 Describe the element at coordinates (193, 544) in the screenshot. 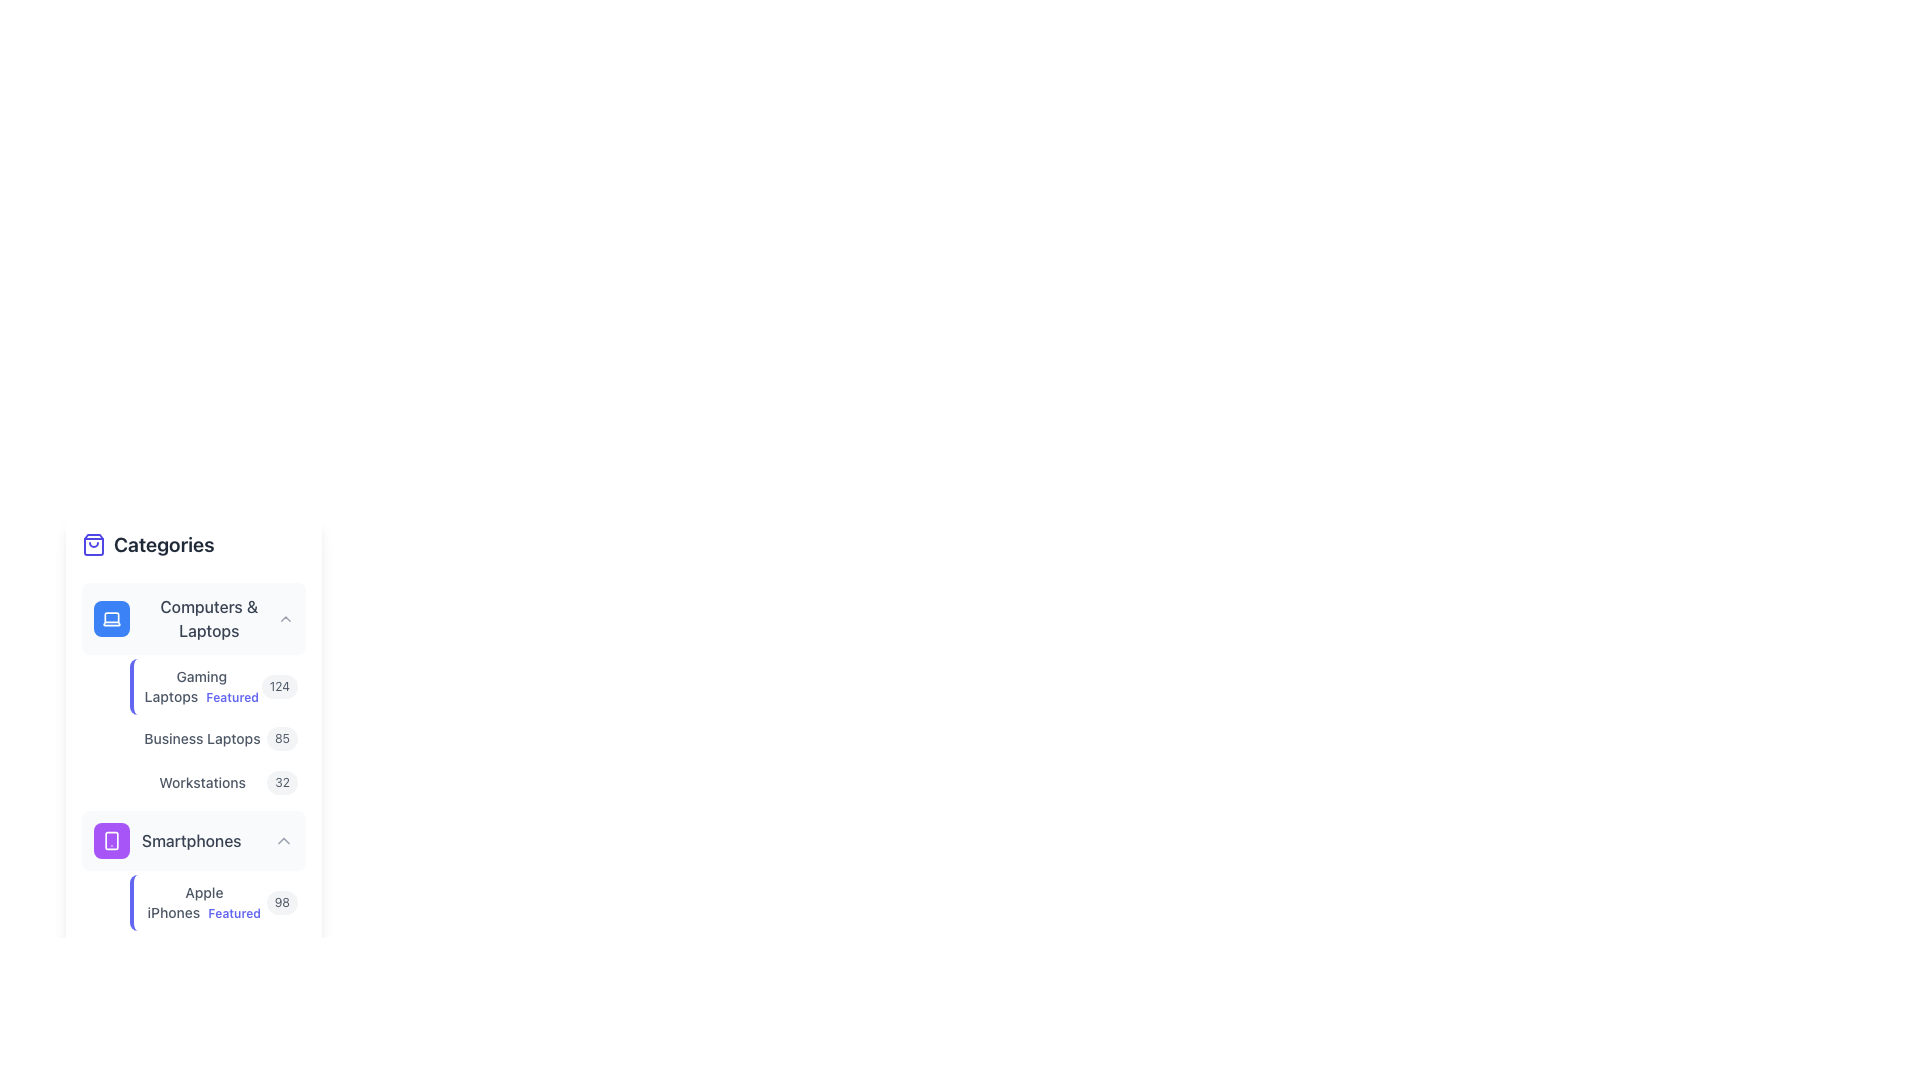

I see `the 'Categories' heading with an accompanying icon located at the top of the vertical sidebar` at that location.